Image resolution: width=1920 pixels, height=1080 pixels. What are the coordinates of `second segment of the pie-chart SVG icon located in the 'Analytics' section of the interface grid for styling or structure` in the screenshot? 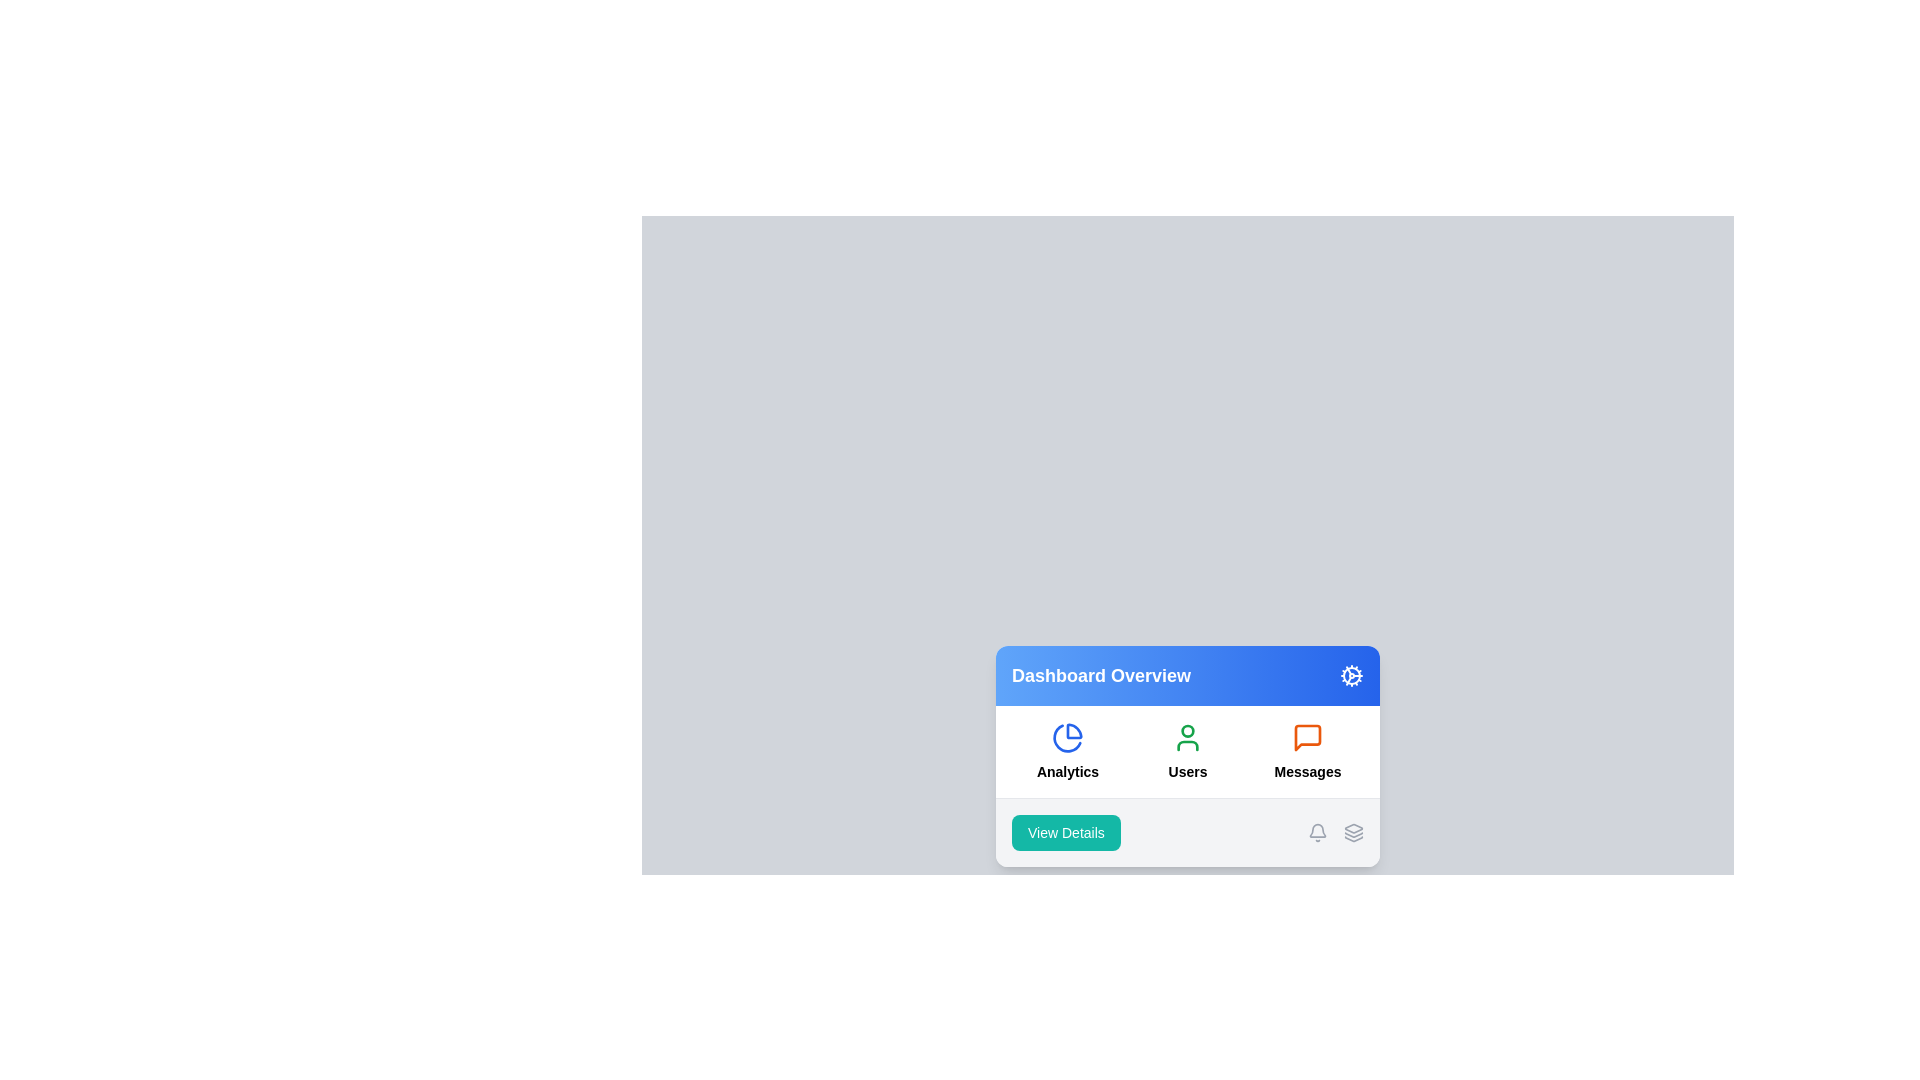 It's located at (1066, 738).